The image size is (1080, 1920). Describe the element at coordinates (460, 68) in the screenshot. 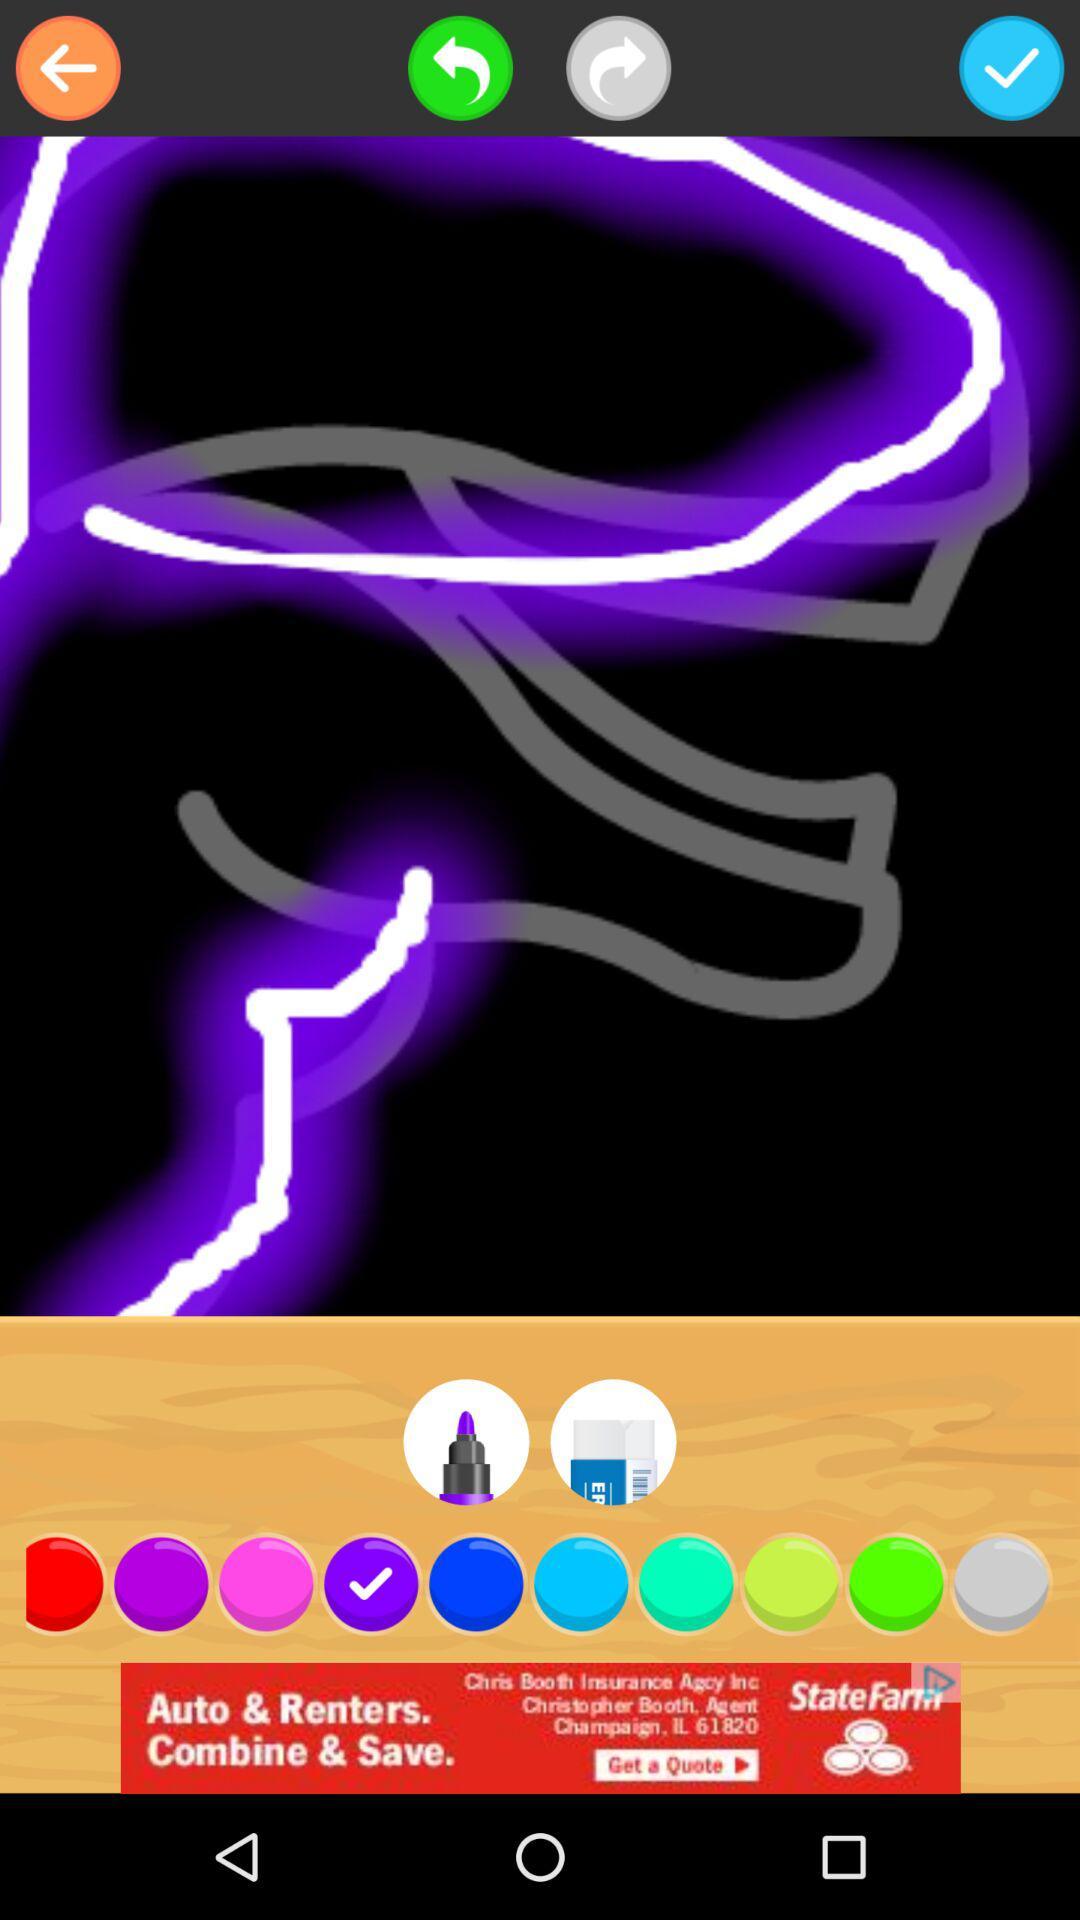

I see `undo` at that location.